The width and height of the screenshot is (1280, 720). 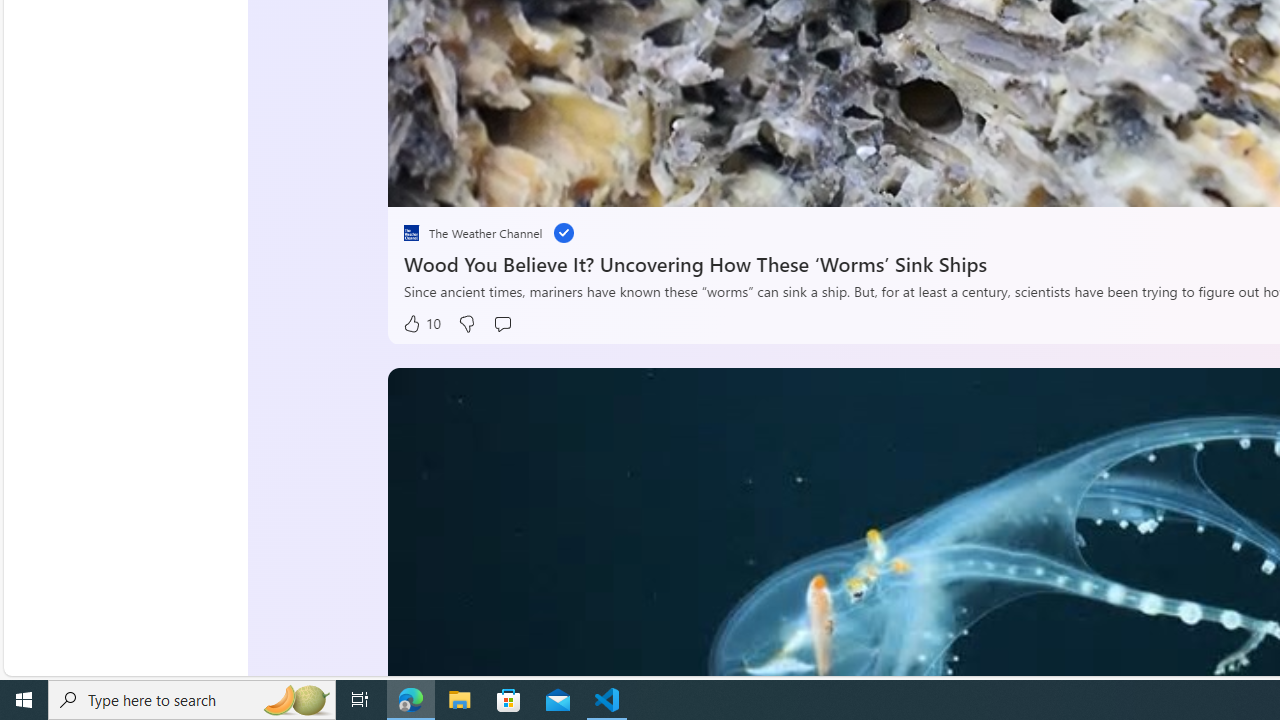 What do you see at coordinates (359, 698) in the screenshot?
I see `'Task View'` at bounding box center [359, 698].